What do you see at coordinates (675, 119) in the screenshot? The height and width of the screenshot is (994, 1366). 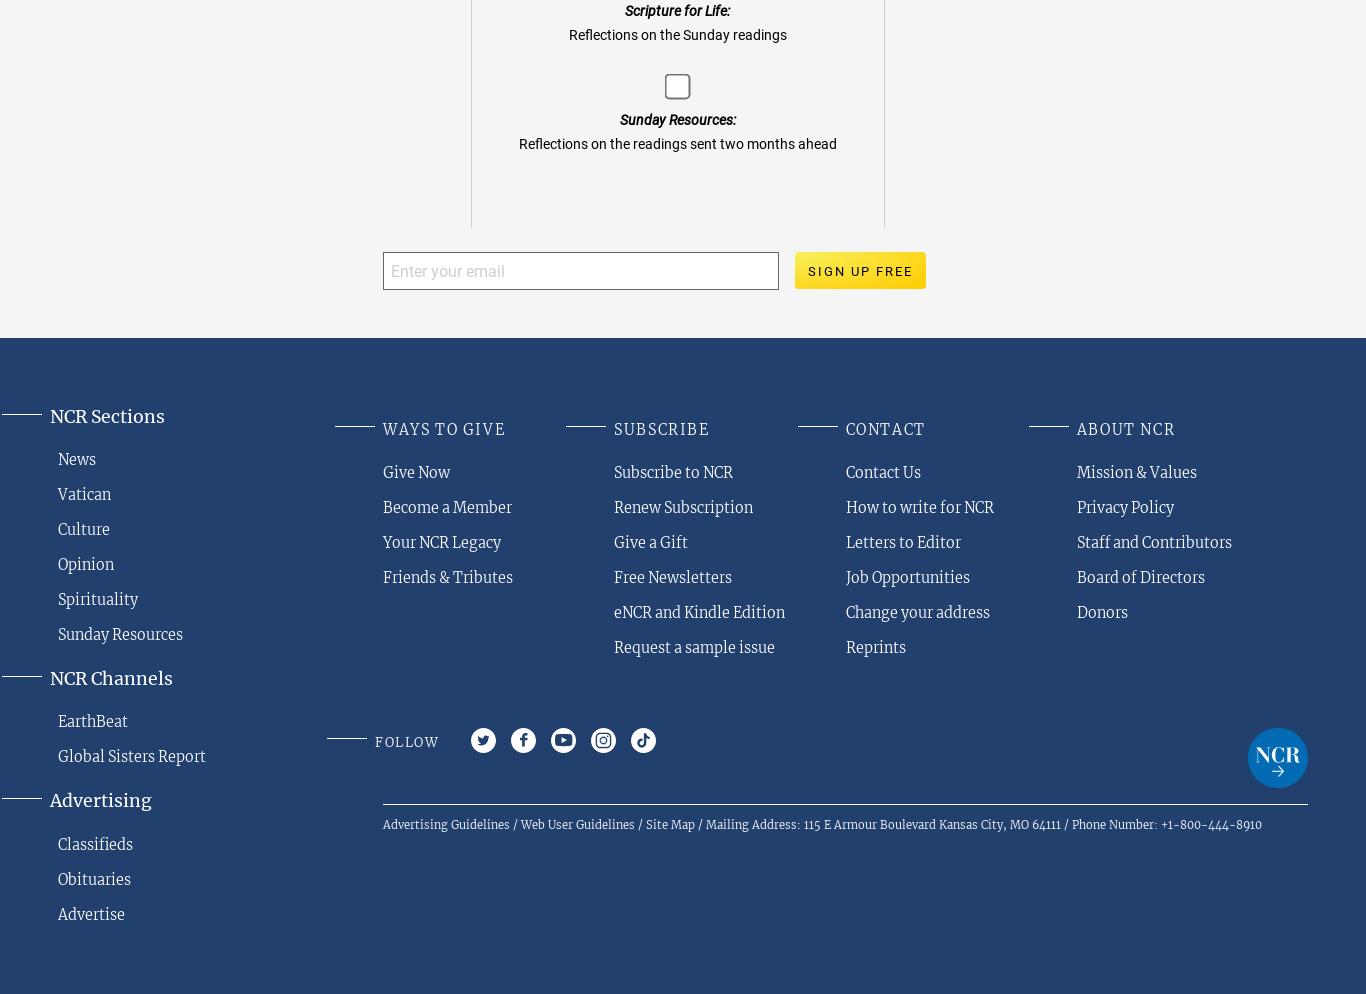 I see `'Sunday Resources:'` at bounding box center [675, 119].